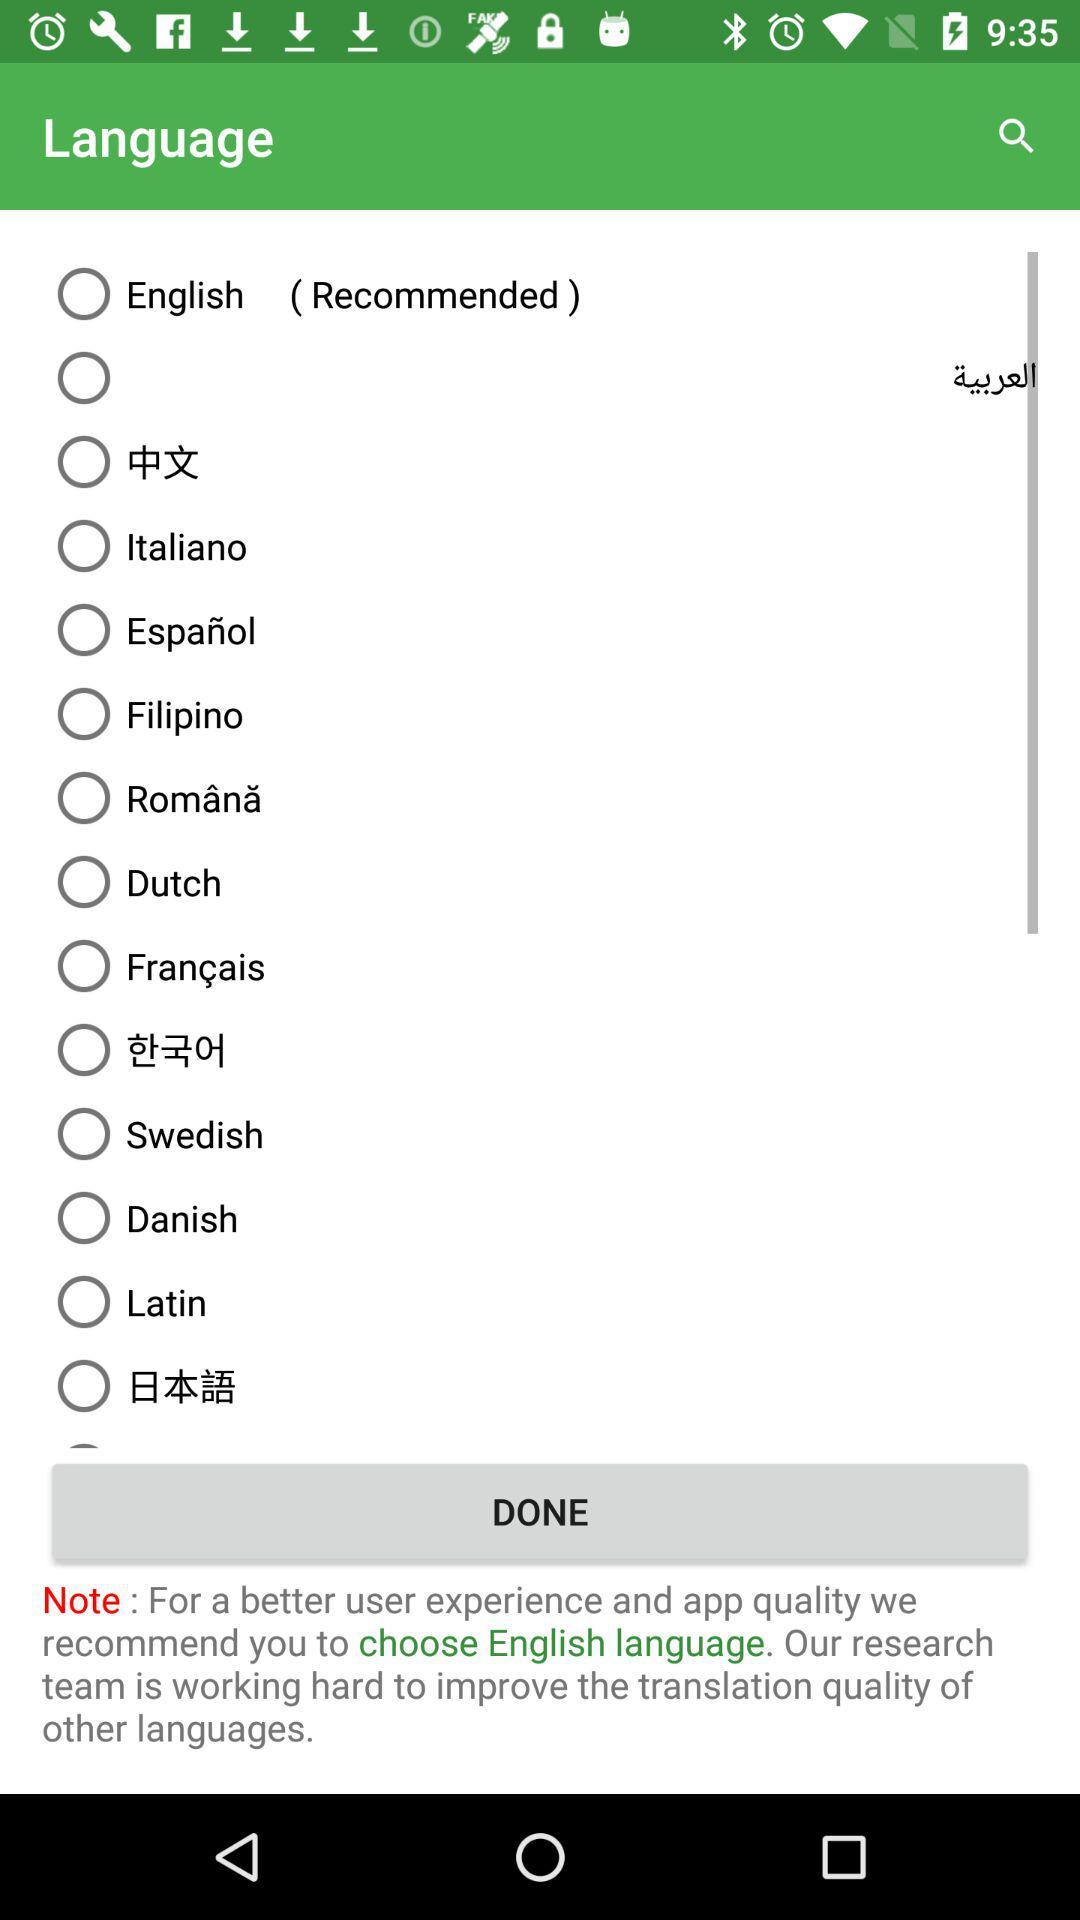  I want to click on the icon below danish item, so click(540, 1301).